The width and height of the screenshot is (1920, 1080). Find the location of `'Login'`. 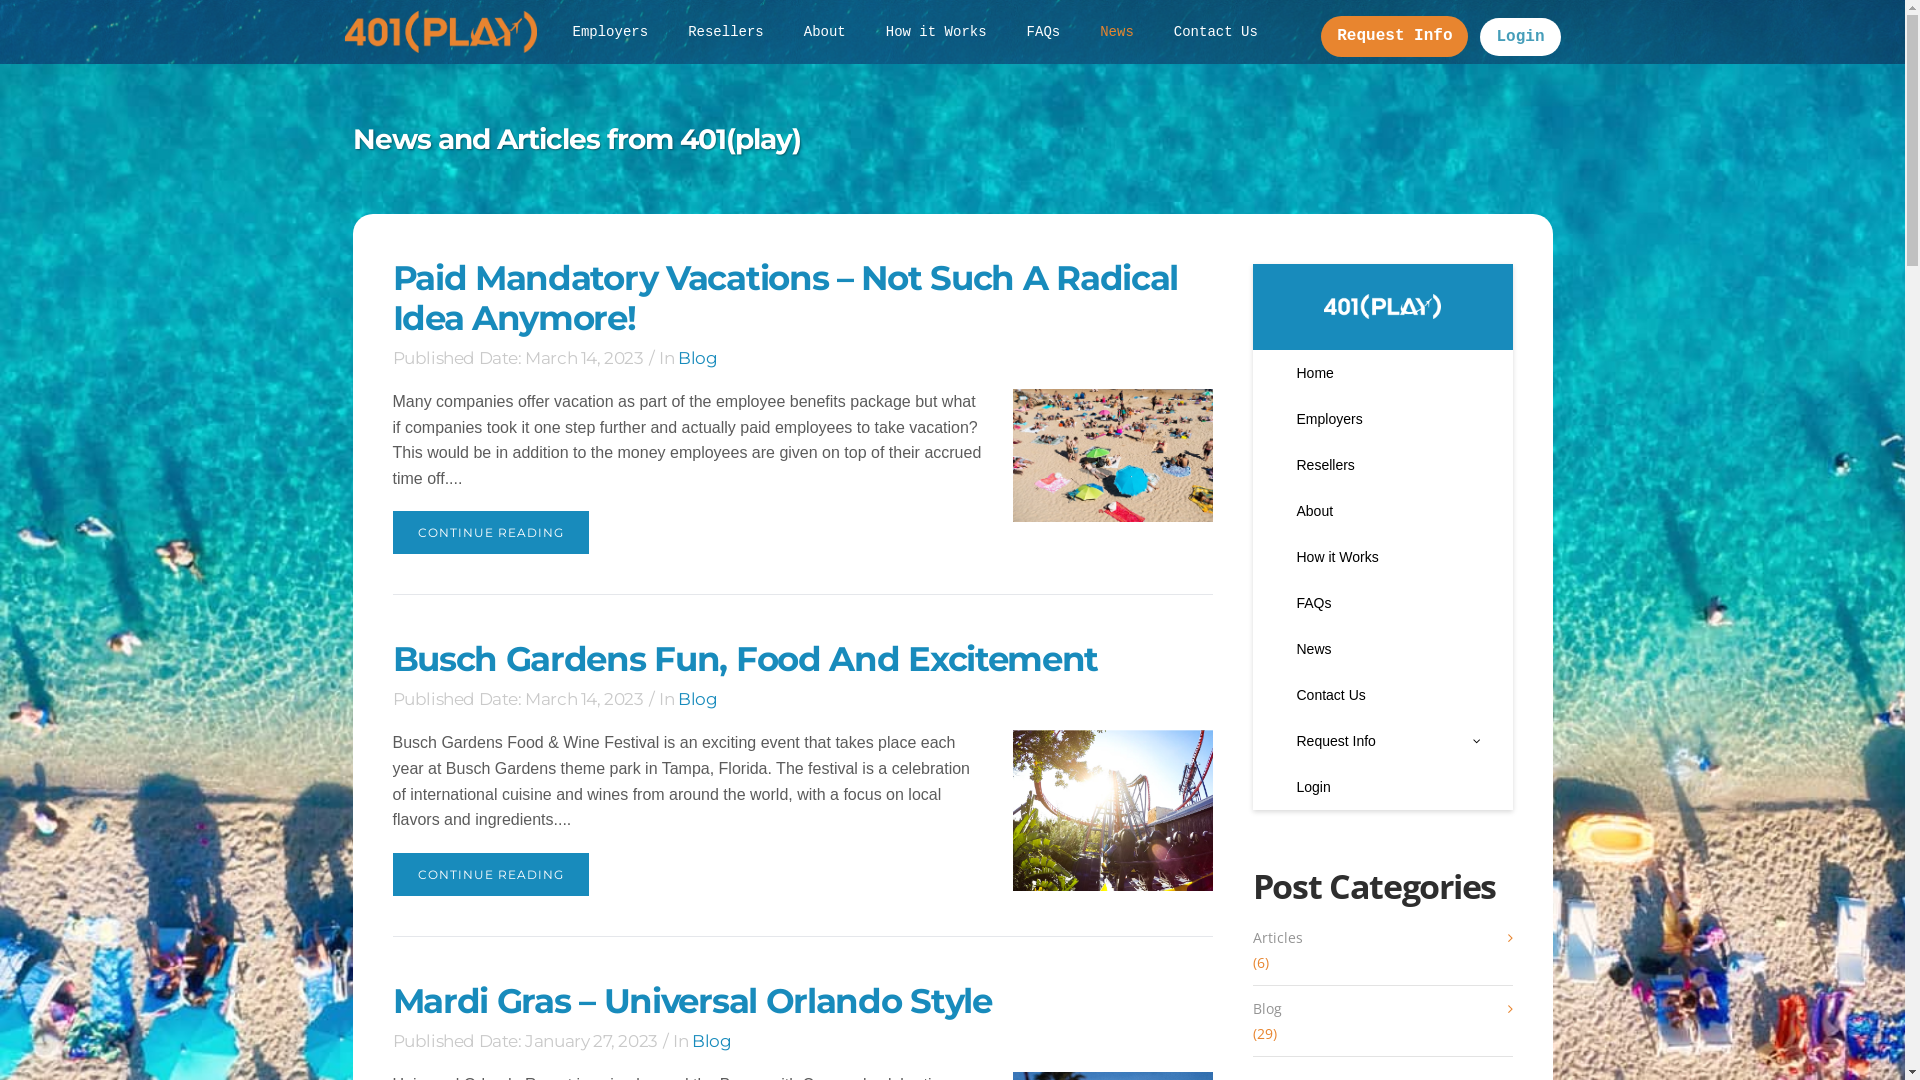

'Login' is located at coordinates (1520, 37).